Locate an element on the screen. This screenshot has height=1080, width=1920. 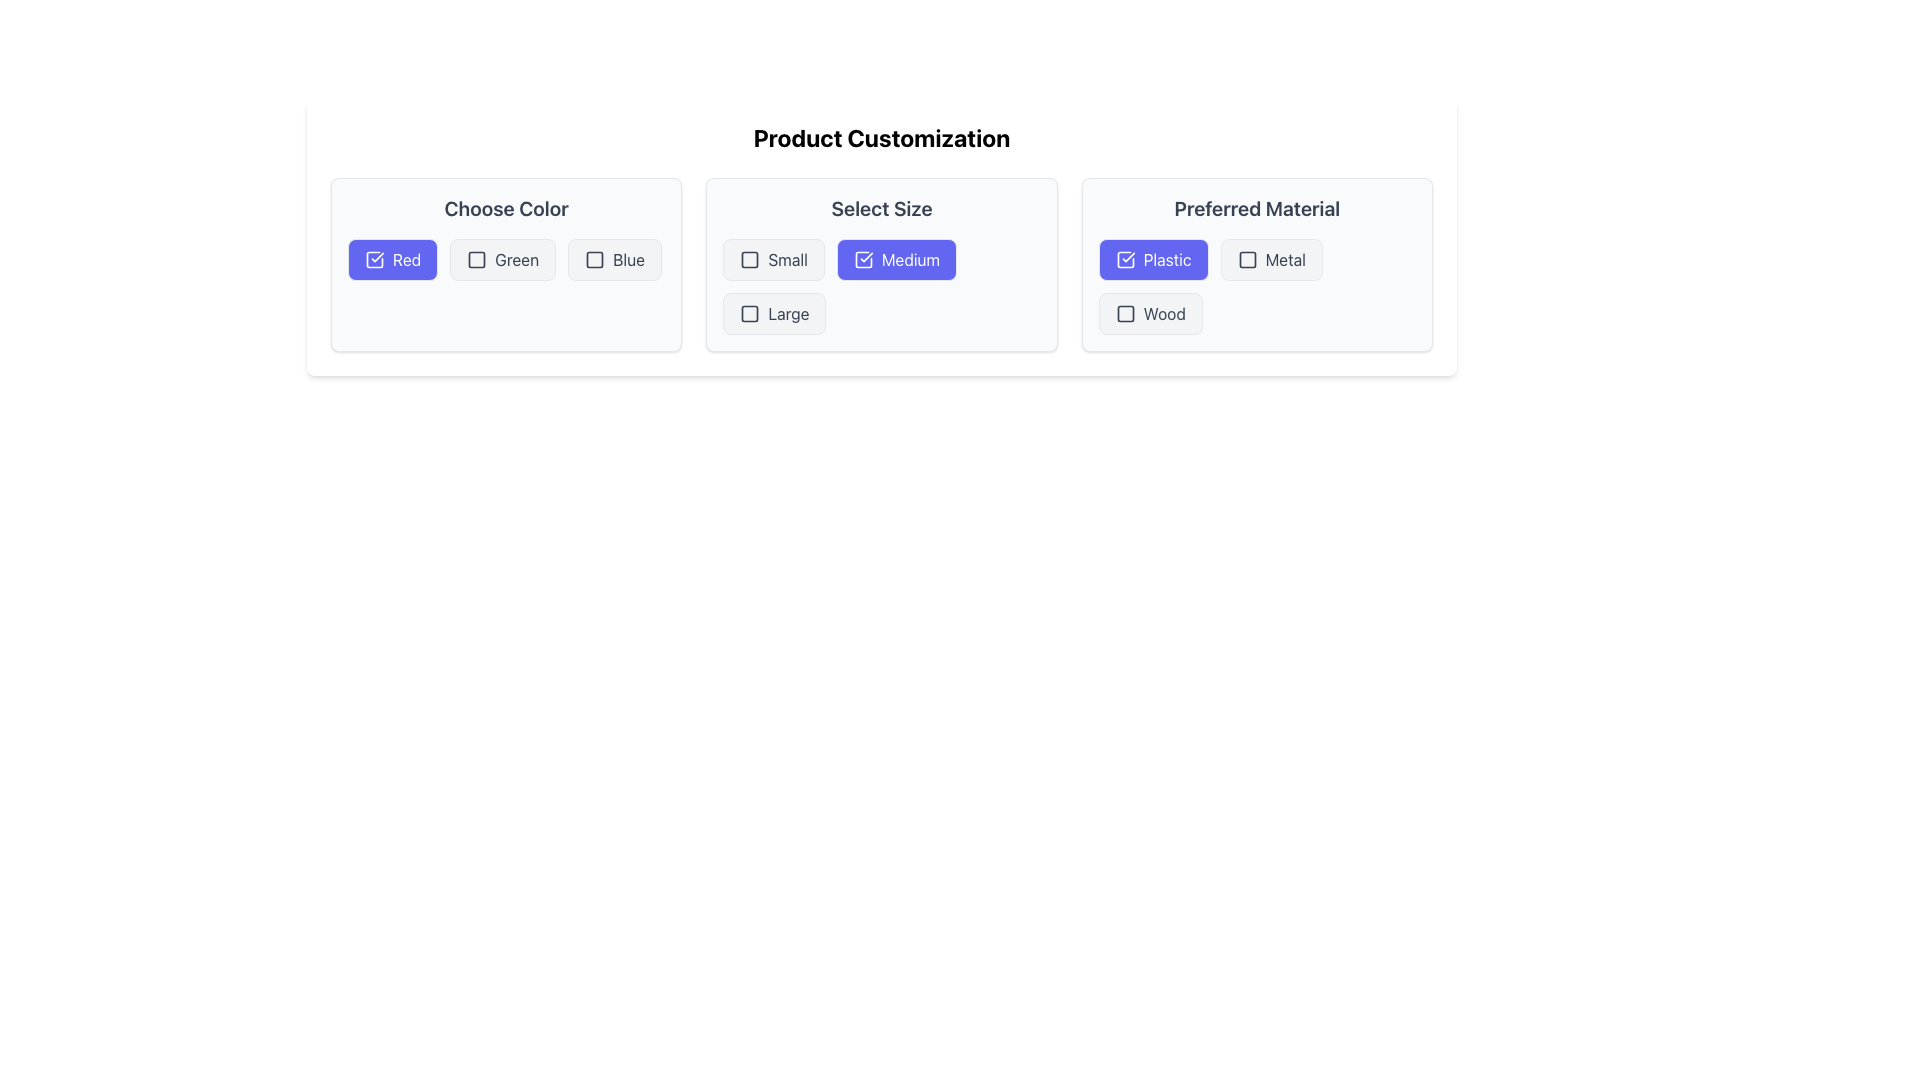
the checkbox associated with the 'Small' size option in the 'Select Size' section of the 'Product Customization' interface is located at coordinates (748, 258).